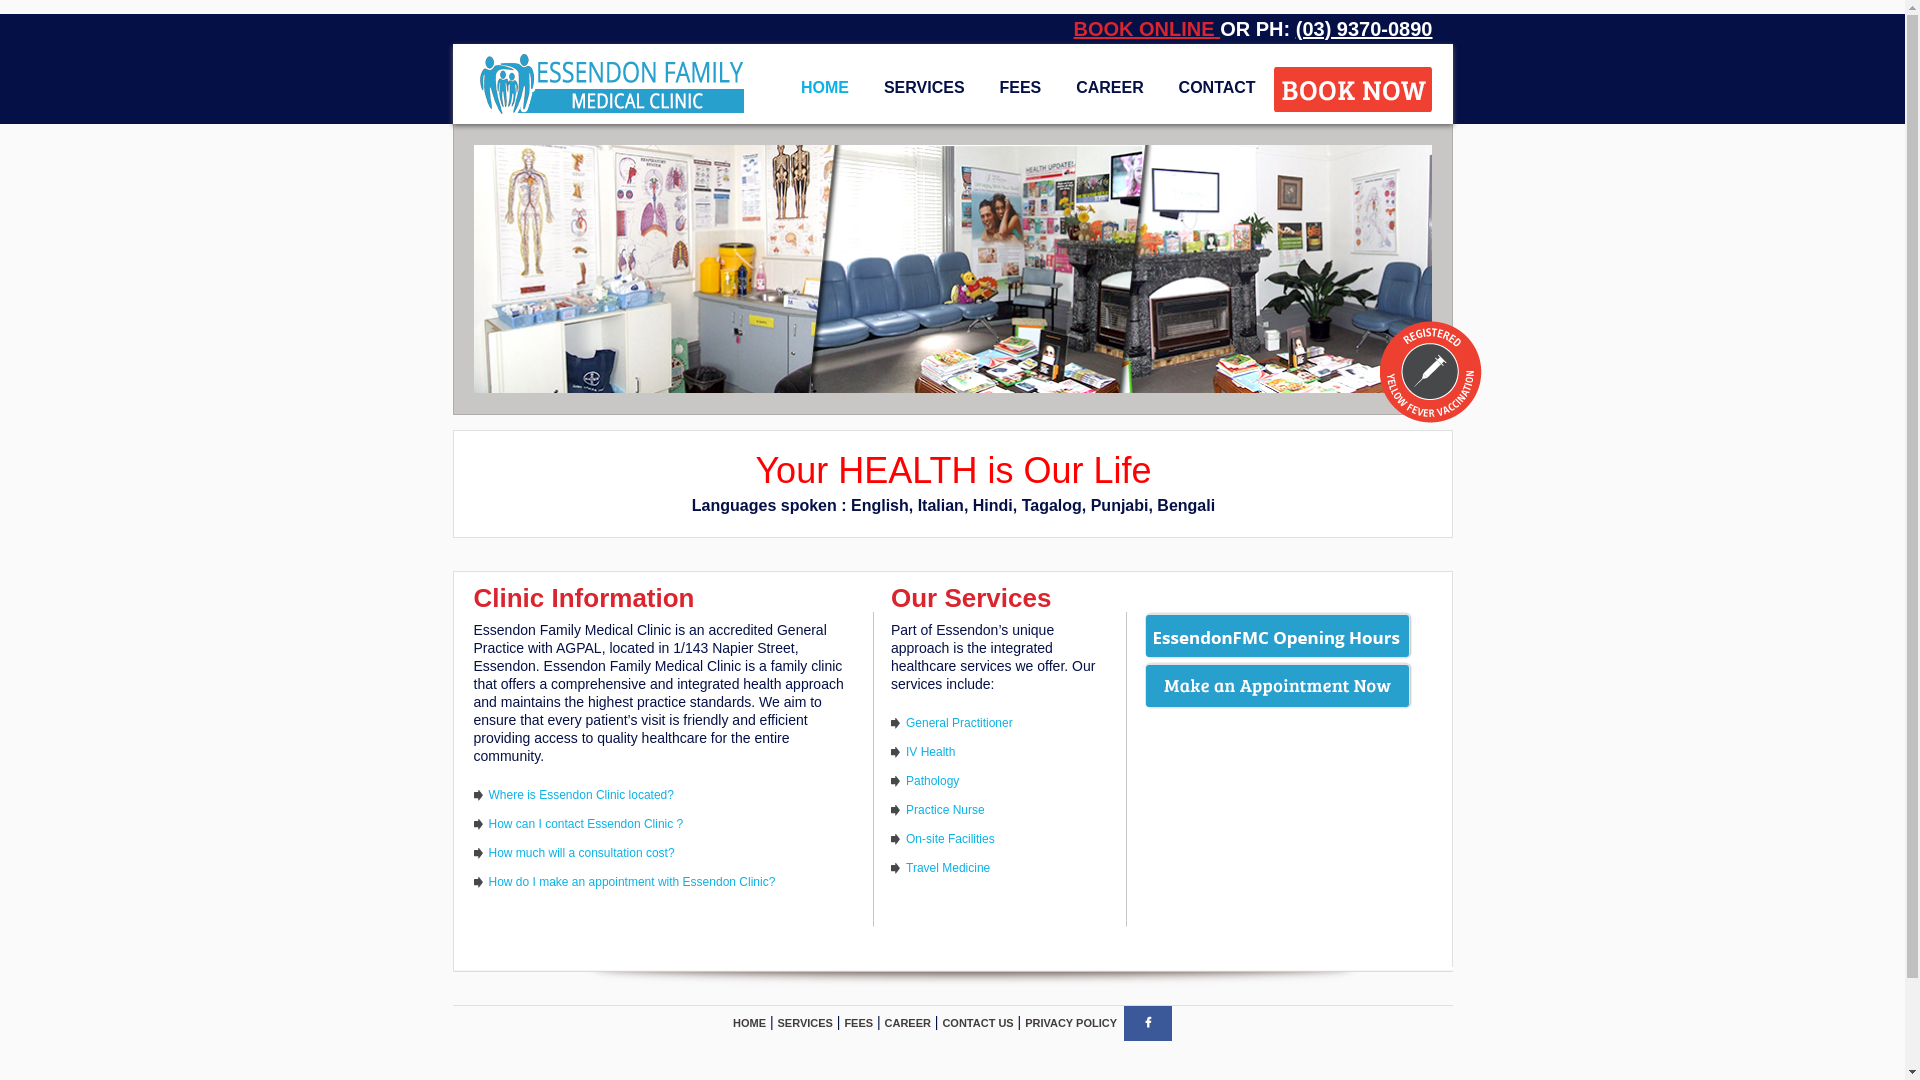 This screenshot has width=1920, height=1080. Describe the element at coordinates (870, 86) in the screenshot. I see `'SERVICES'` at that location.